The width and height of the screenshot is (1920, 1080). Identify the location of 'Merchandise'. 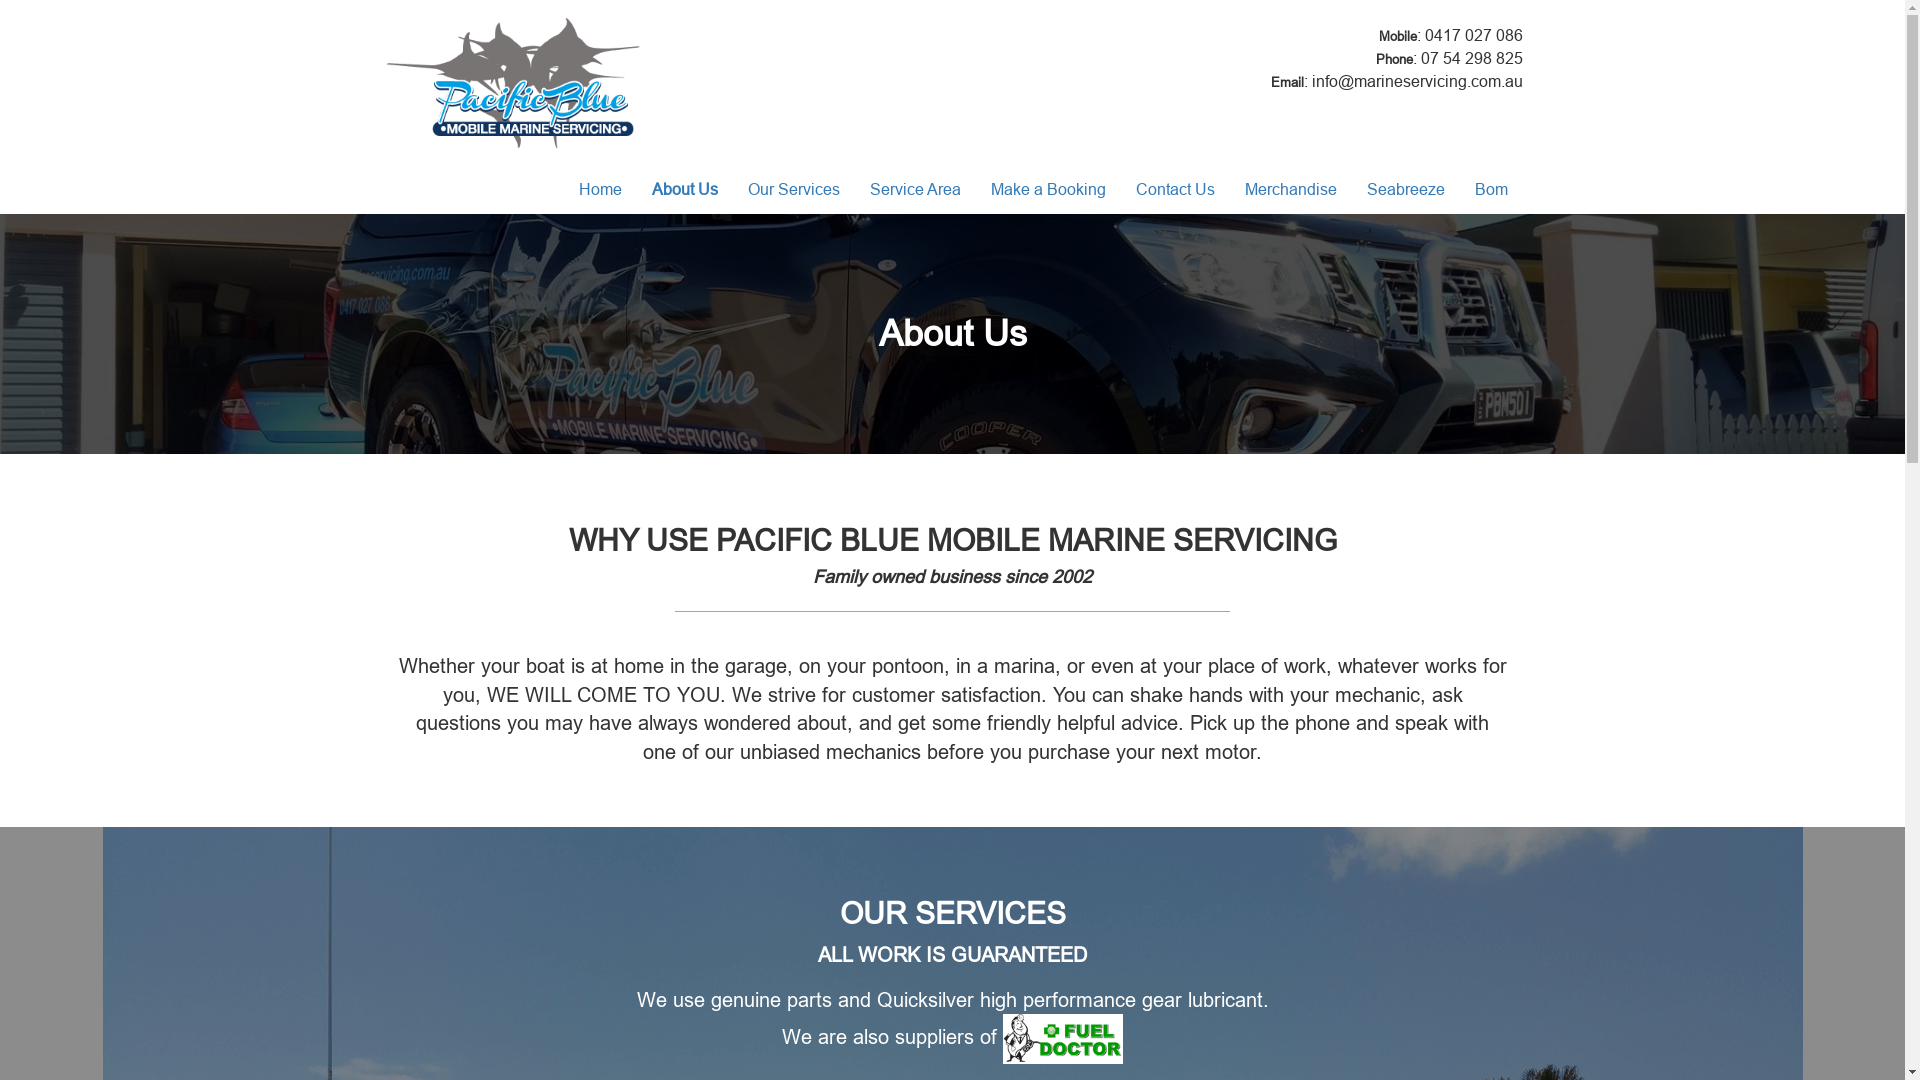
(1291, 189).